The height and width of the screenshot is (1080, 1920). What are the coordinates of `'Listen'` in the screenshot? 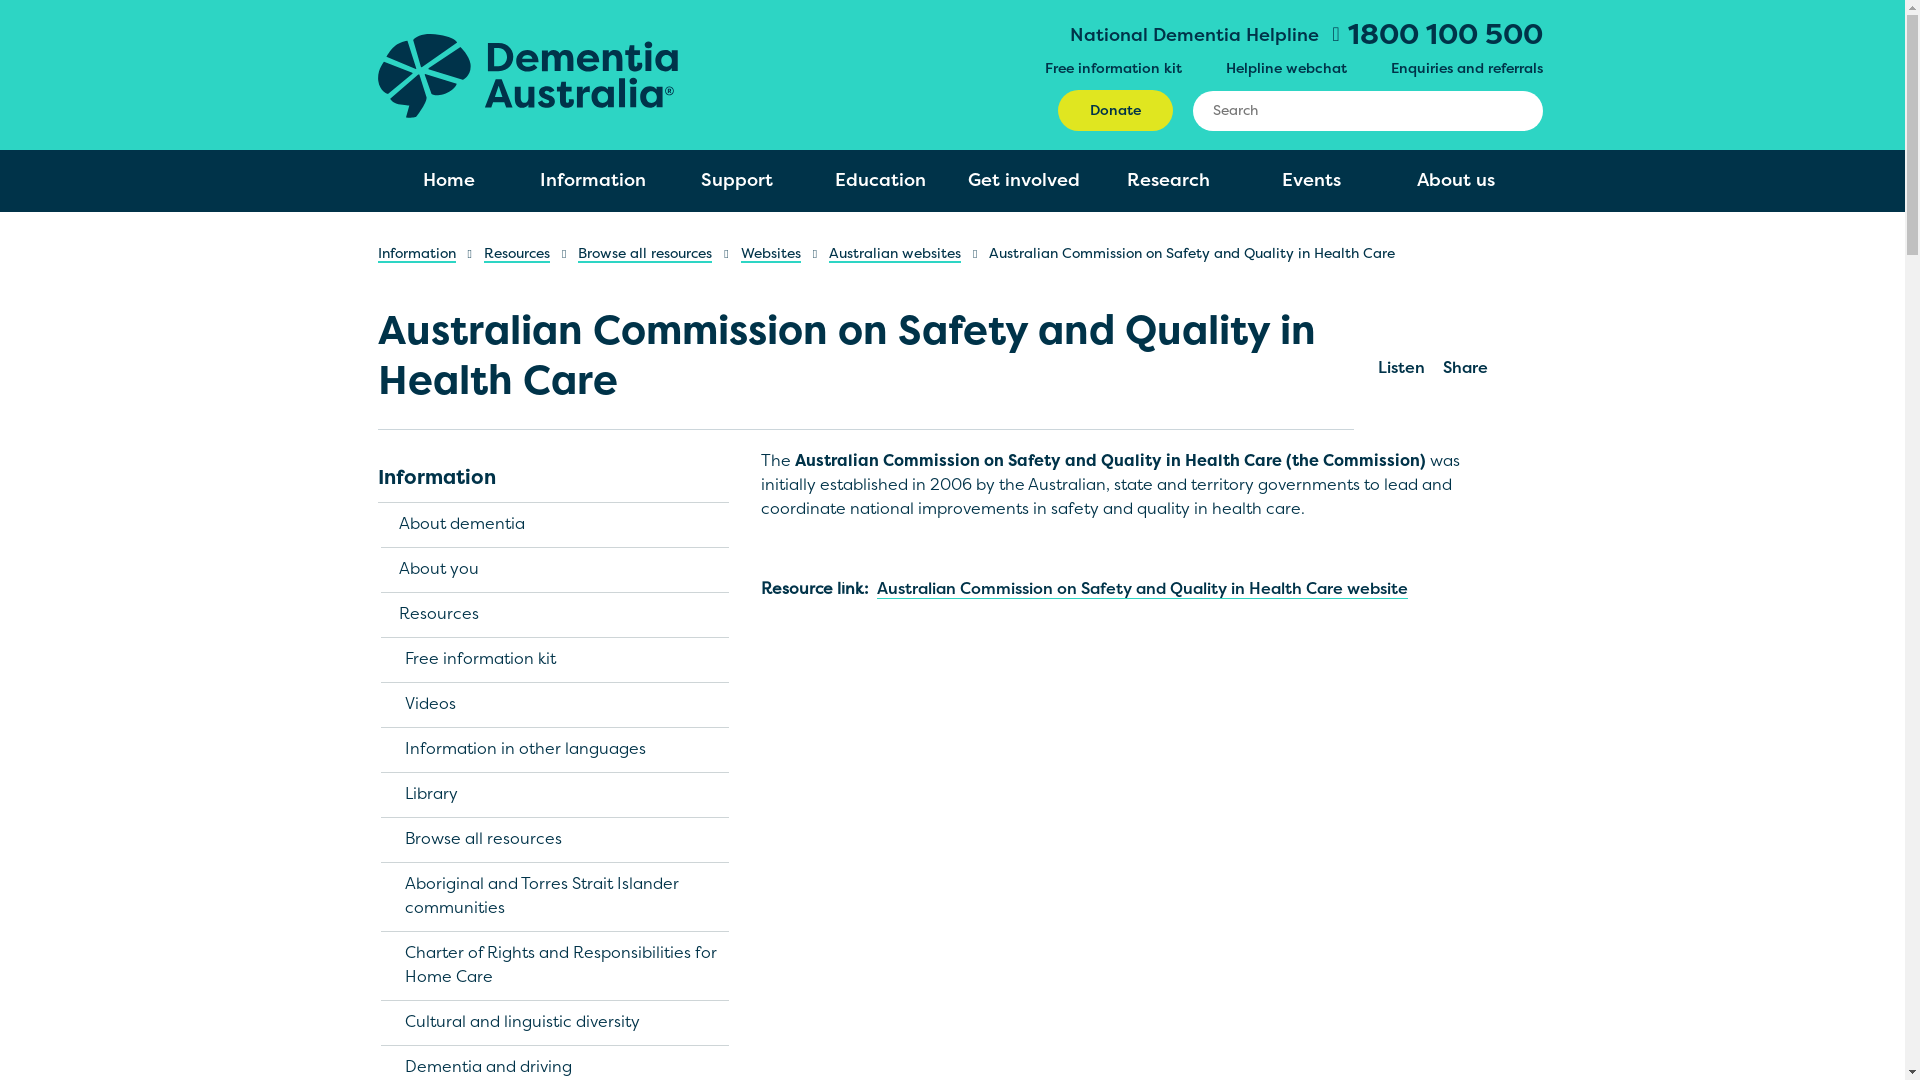 It's located at (1368, 331).